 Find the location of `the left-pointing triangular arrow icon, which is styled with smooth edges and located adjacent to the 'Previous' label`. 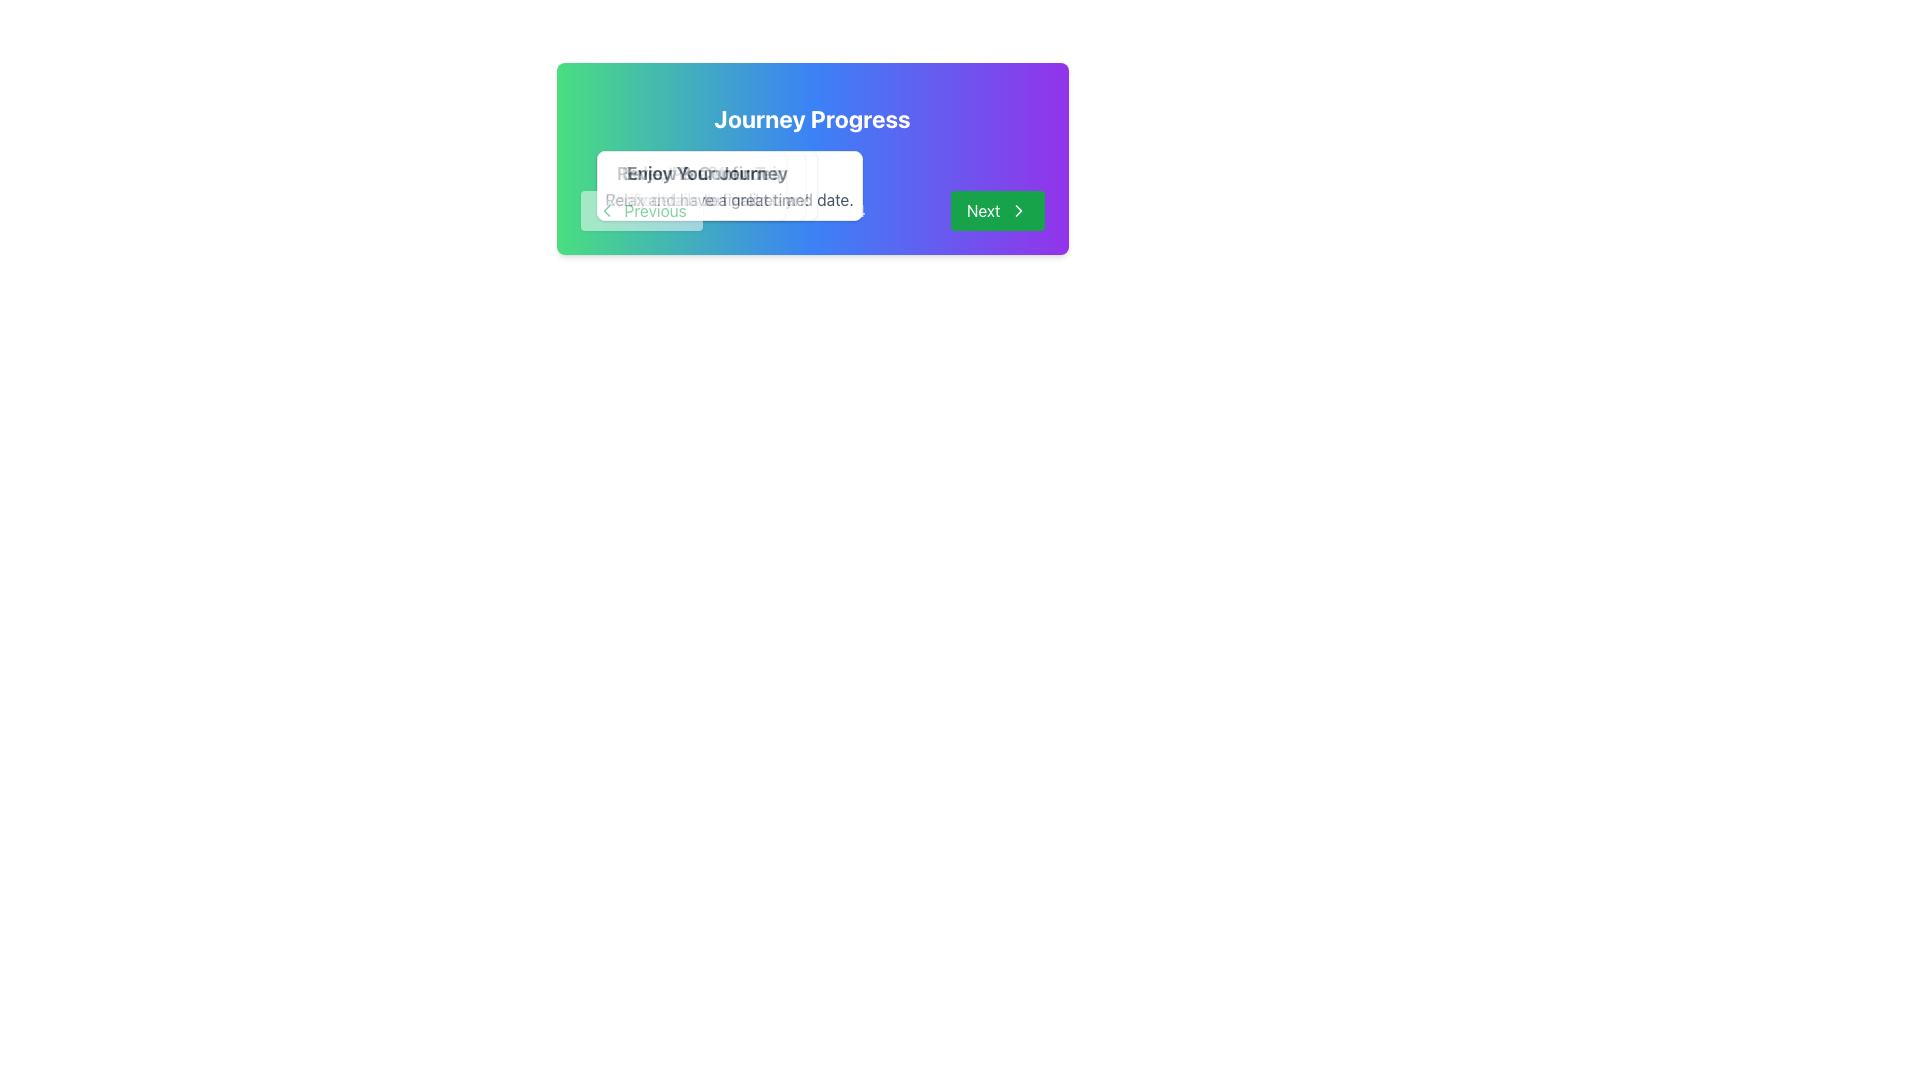

the left-pointing triangular arrow icon, which is styled with smooth edges and located adjacent to the 'Previous' label is located at coordinates (605, 211).